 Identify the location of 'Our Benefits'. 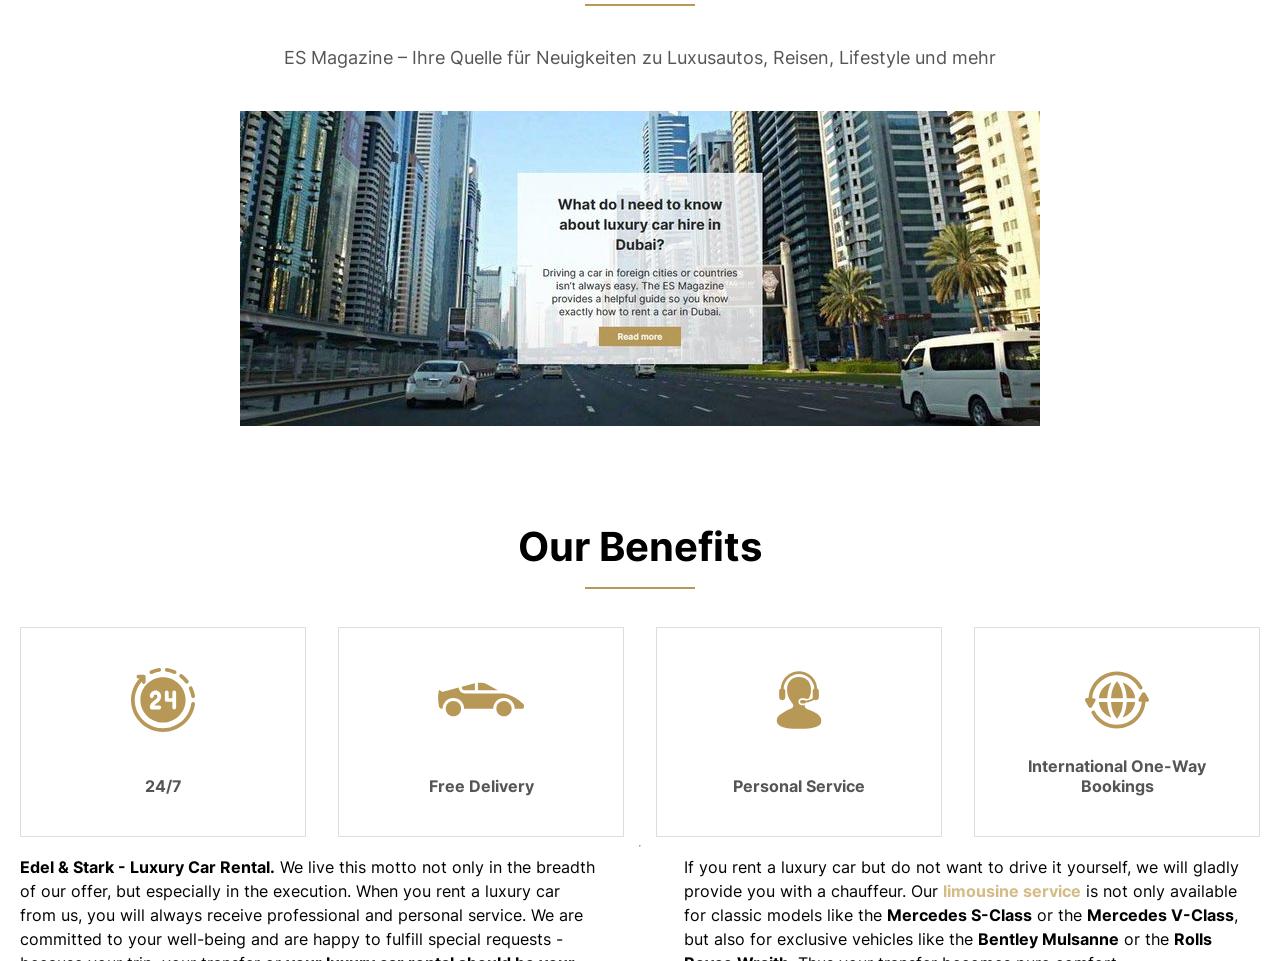
(640, 544).